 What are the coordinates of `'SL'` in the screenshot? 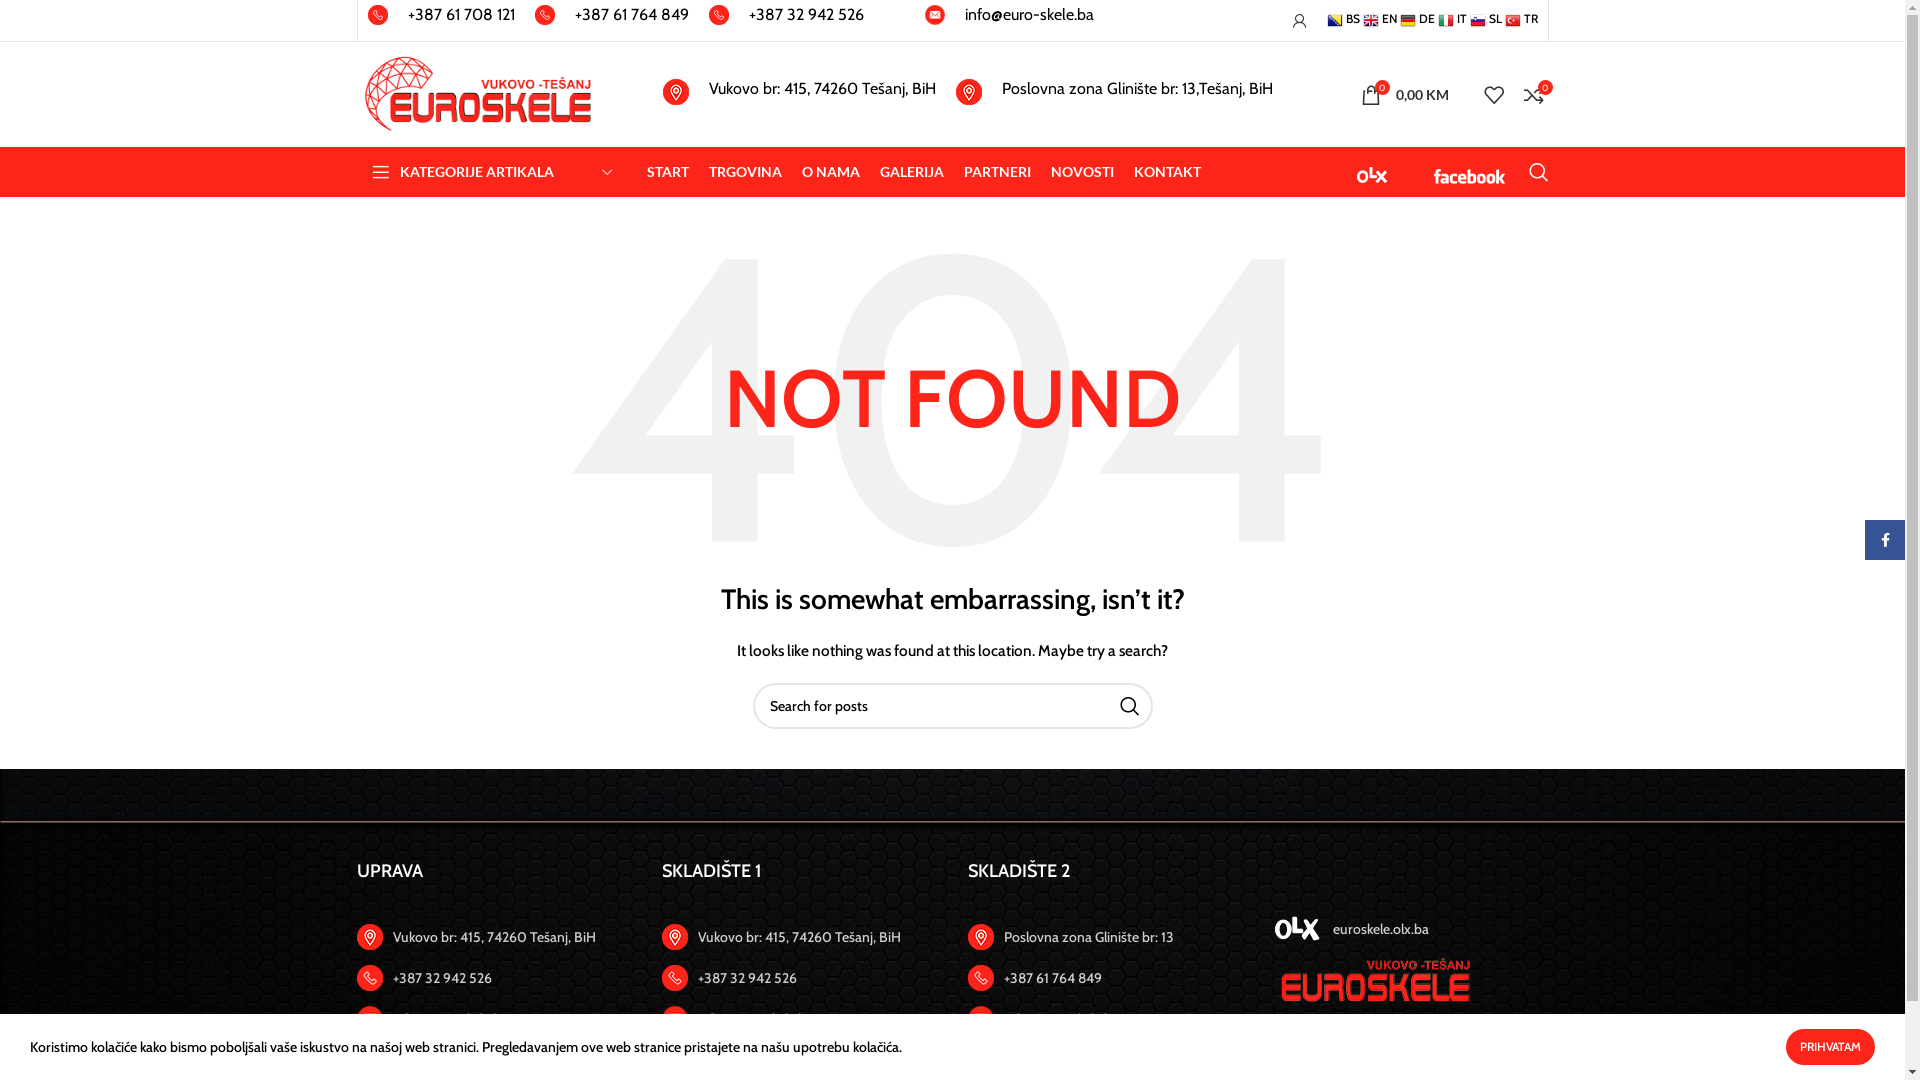 It's located at (1486, 18).